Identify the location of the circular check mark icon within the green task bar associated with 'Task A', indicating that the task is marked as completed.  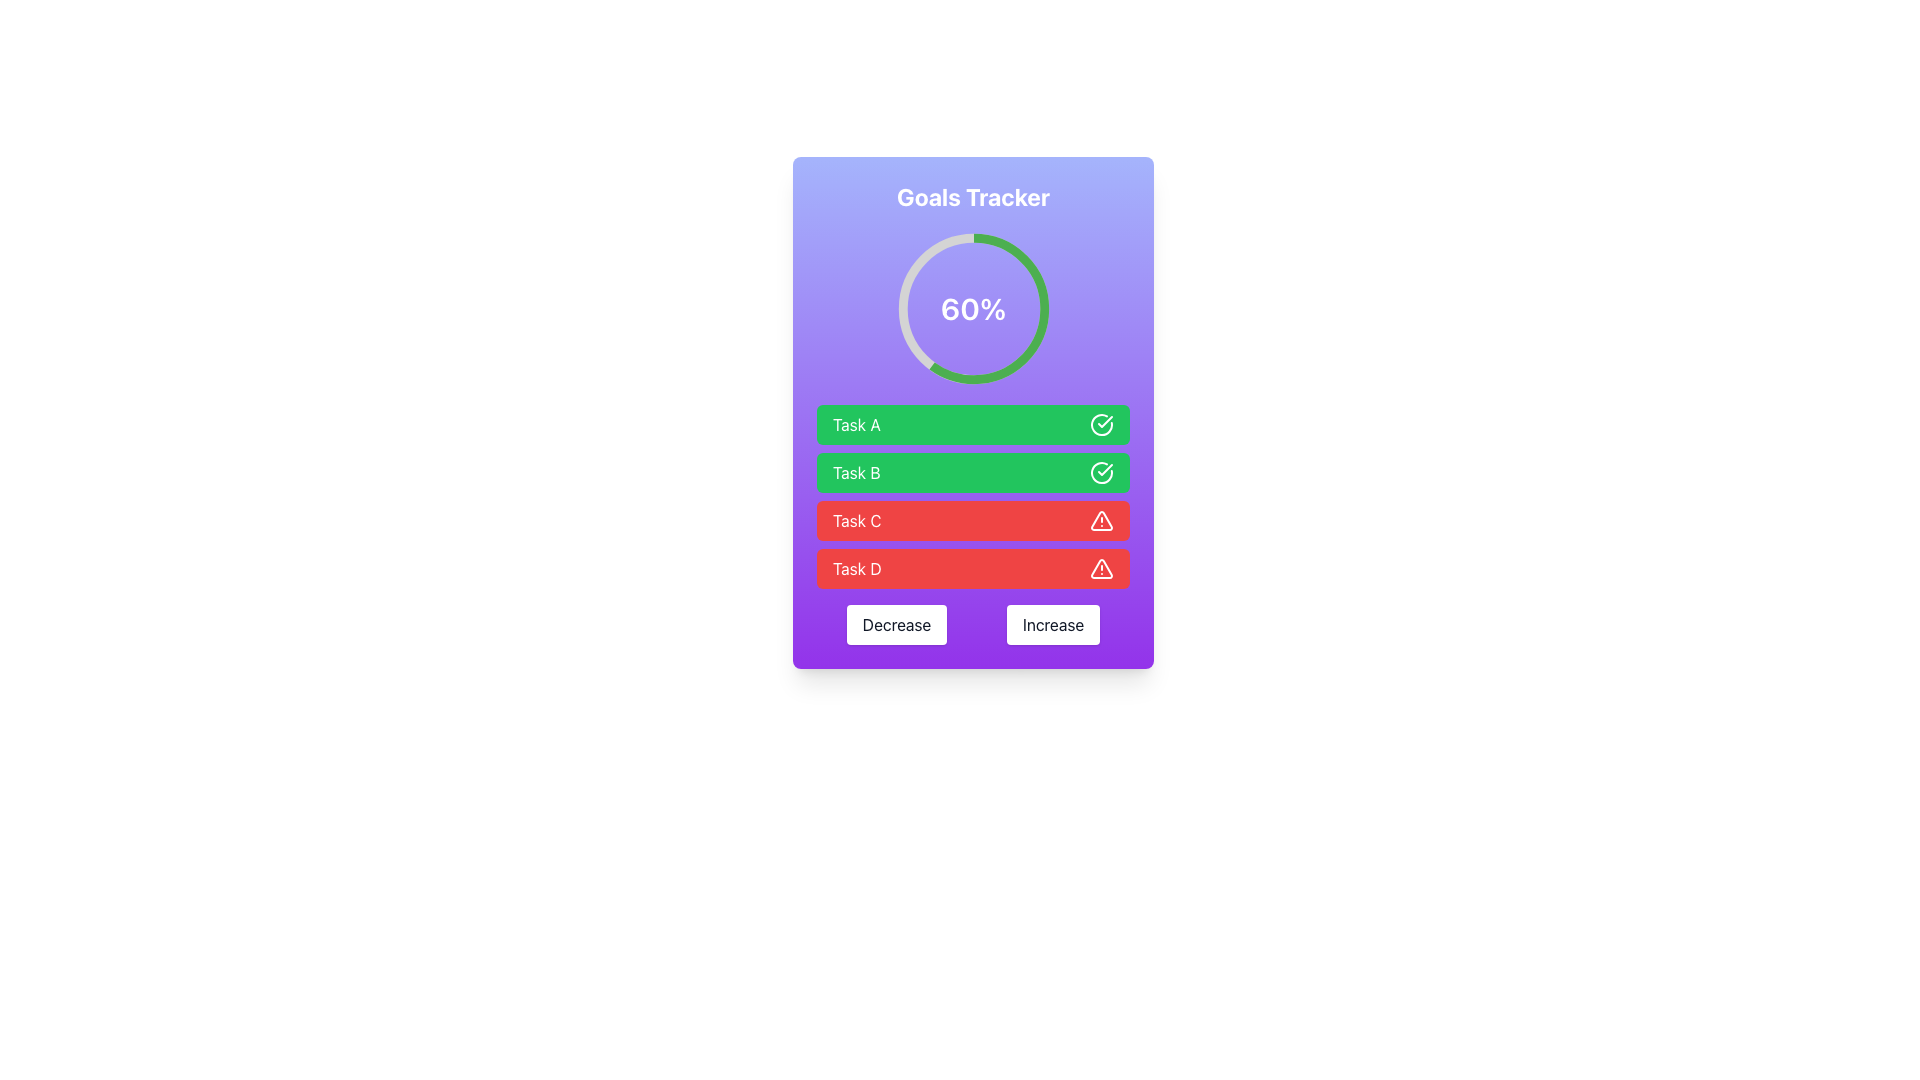
(1101, 423).